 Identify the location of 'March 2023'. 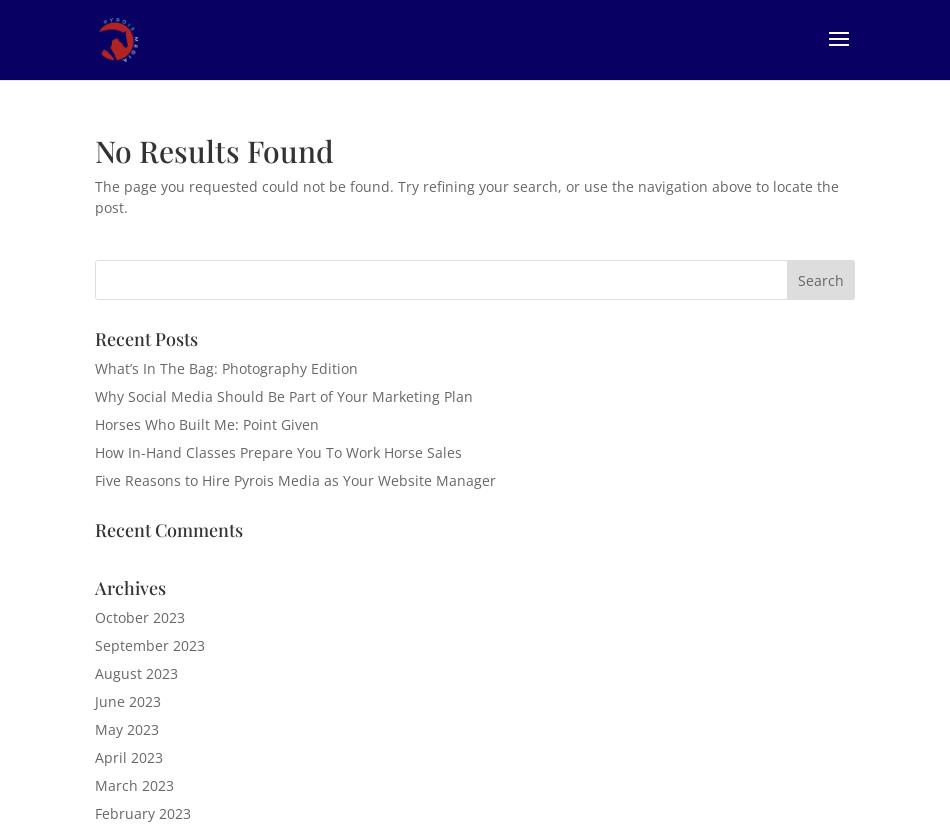
(95, 784).